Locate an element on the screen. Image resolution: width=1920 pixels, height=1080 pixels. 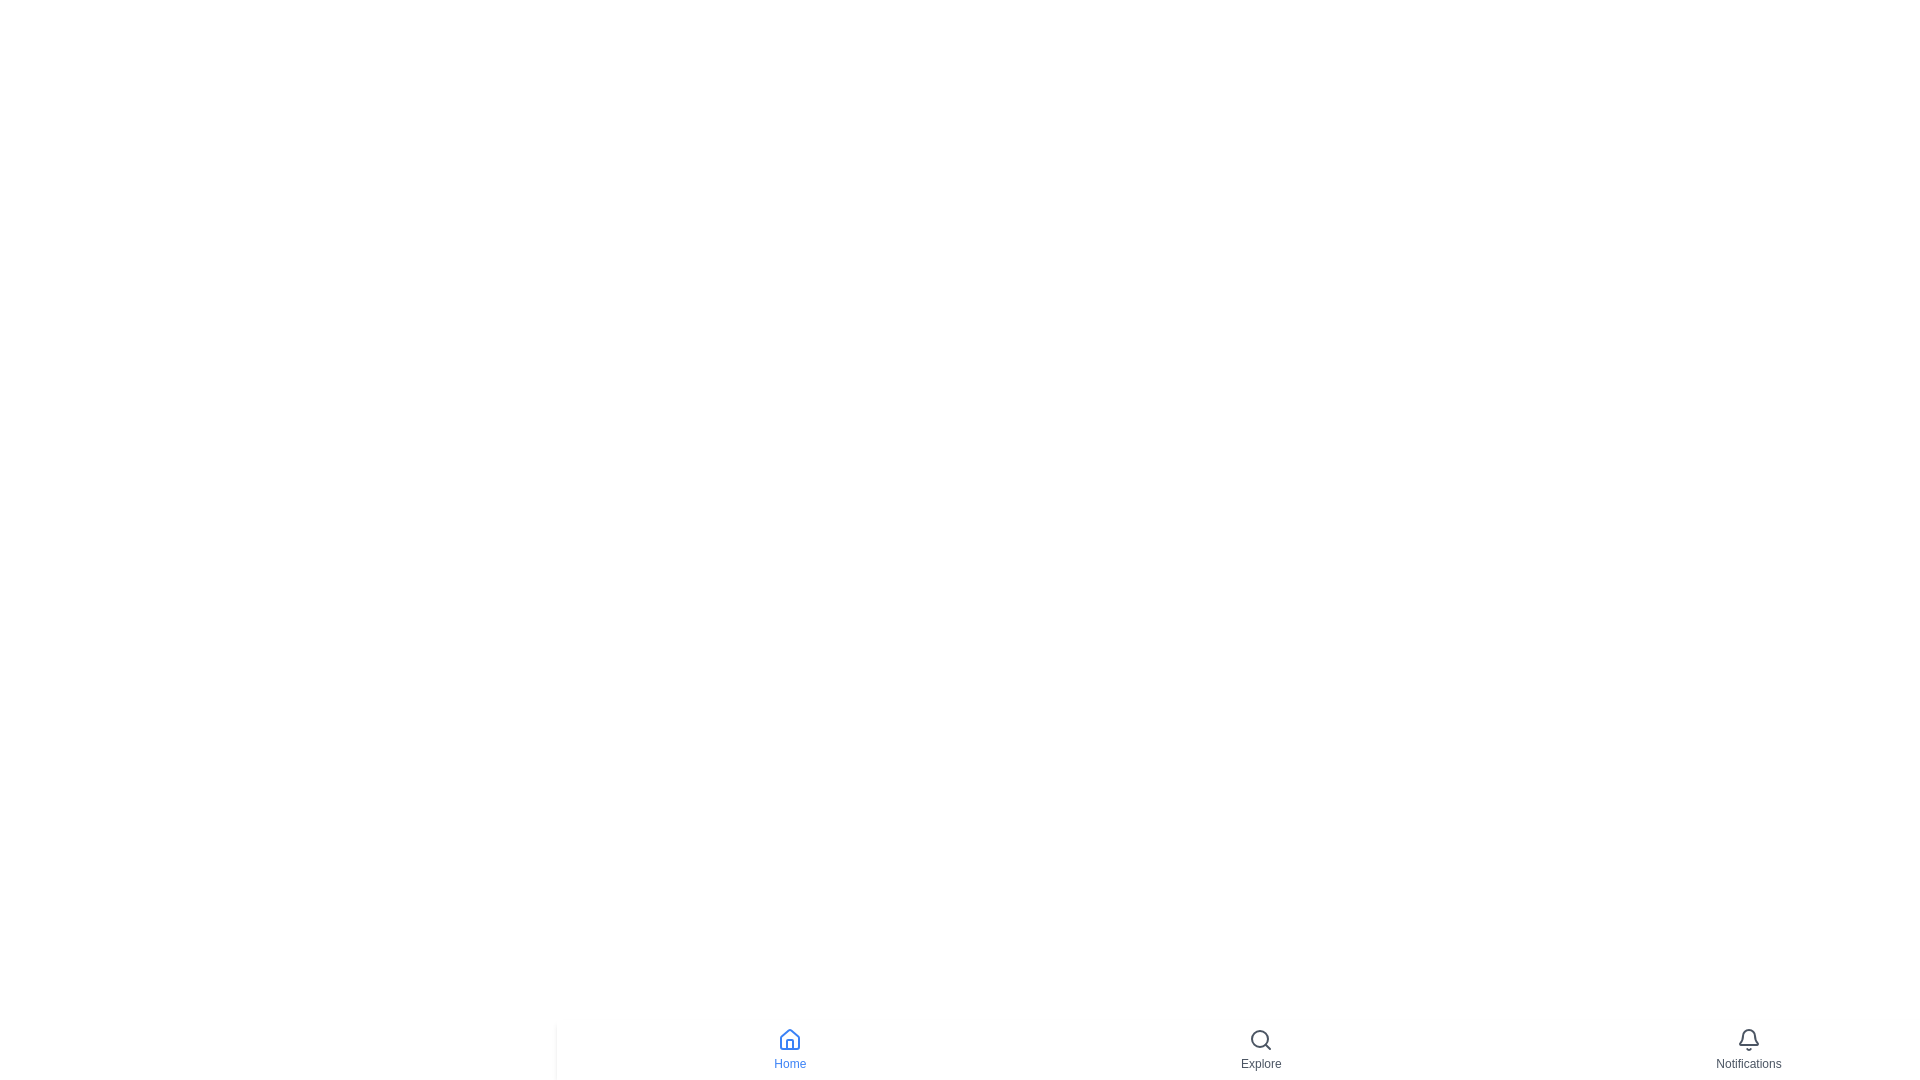
the Text label indicating notifications, located at the bottom-right corner of the interface below the bell icon is located at coordinates (1747, 1063).